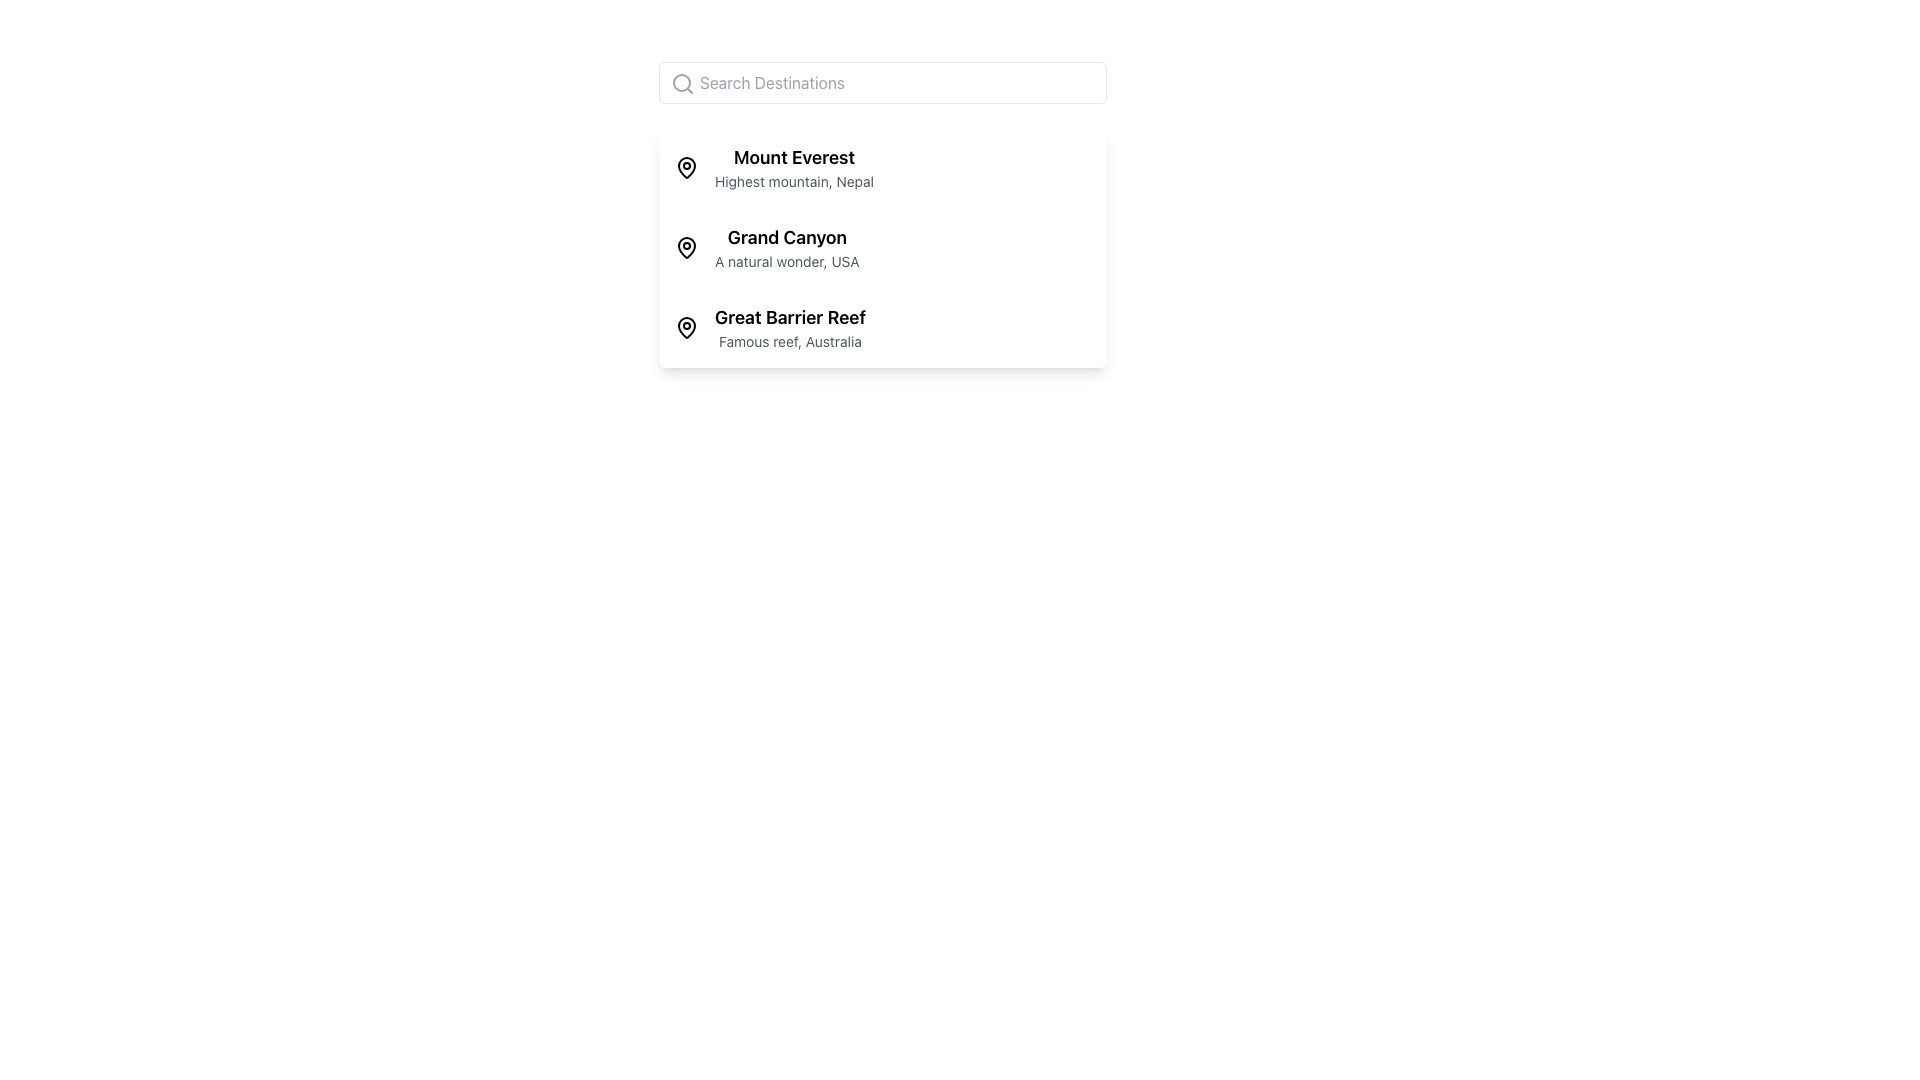 Image resolution: width=1920 pixels, height=1080 pixels. Describe the element at coordinates (789, 326) in the screenshot. I see `the Text Label displaying 'Great Barrier Reef' and 'Famous reef, Australia', which is the third item in a vertical list, located to the right of a location icon` at that location.